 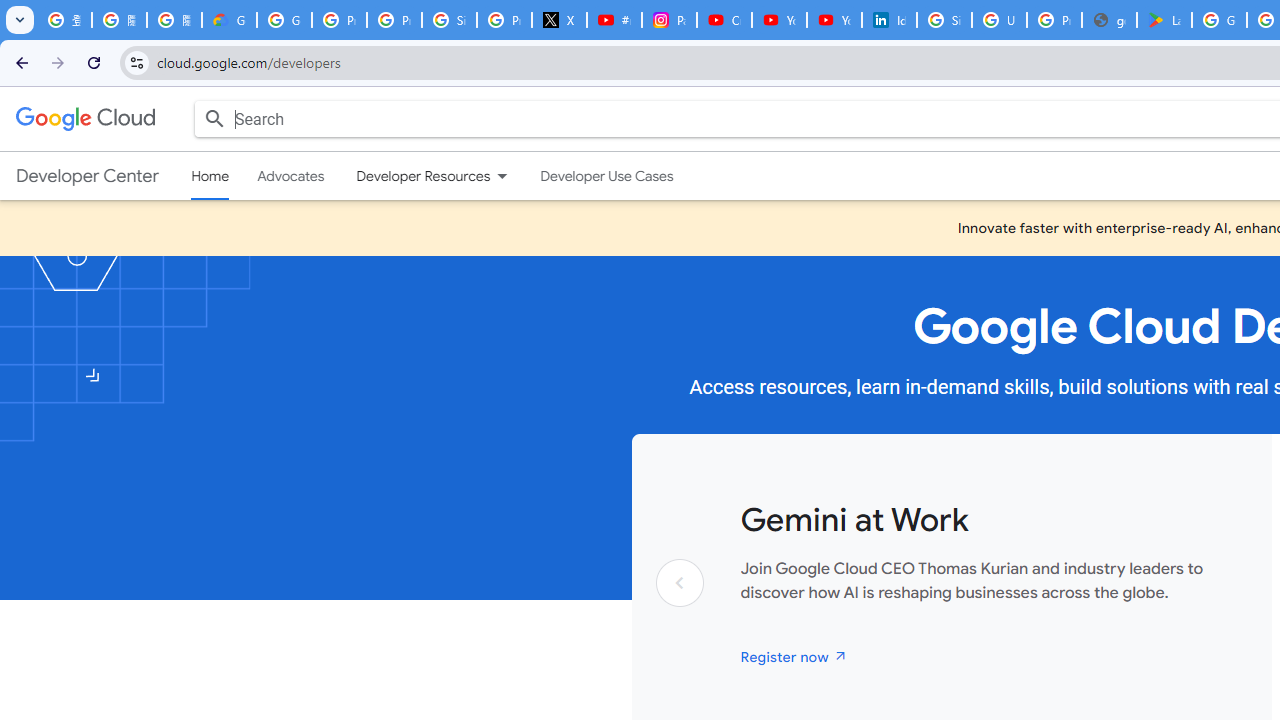 What do you see at coordinates (210, 175) in the screenshot?
I see `'Home, selected'` at bounding box center [210, 175].